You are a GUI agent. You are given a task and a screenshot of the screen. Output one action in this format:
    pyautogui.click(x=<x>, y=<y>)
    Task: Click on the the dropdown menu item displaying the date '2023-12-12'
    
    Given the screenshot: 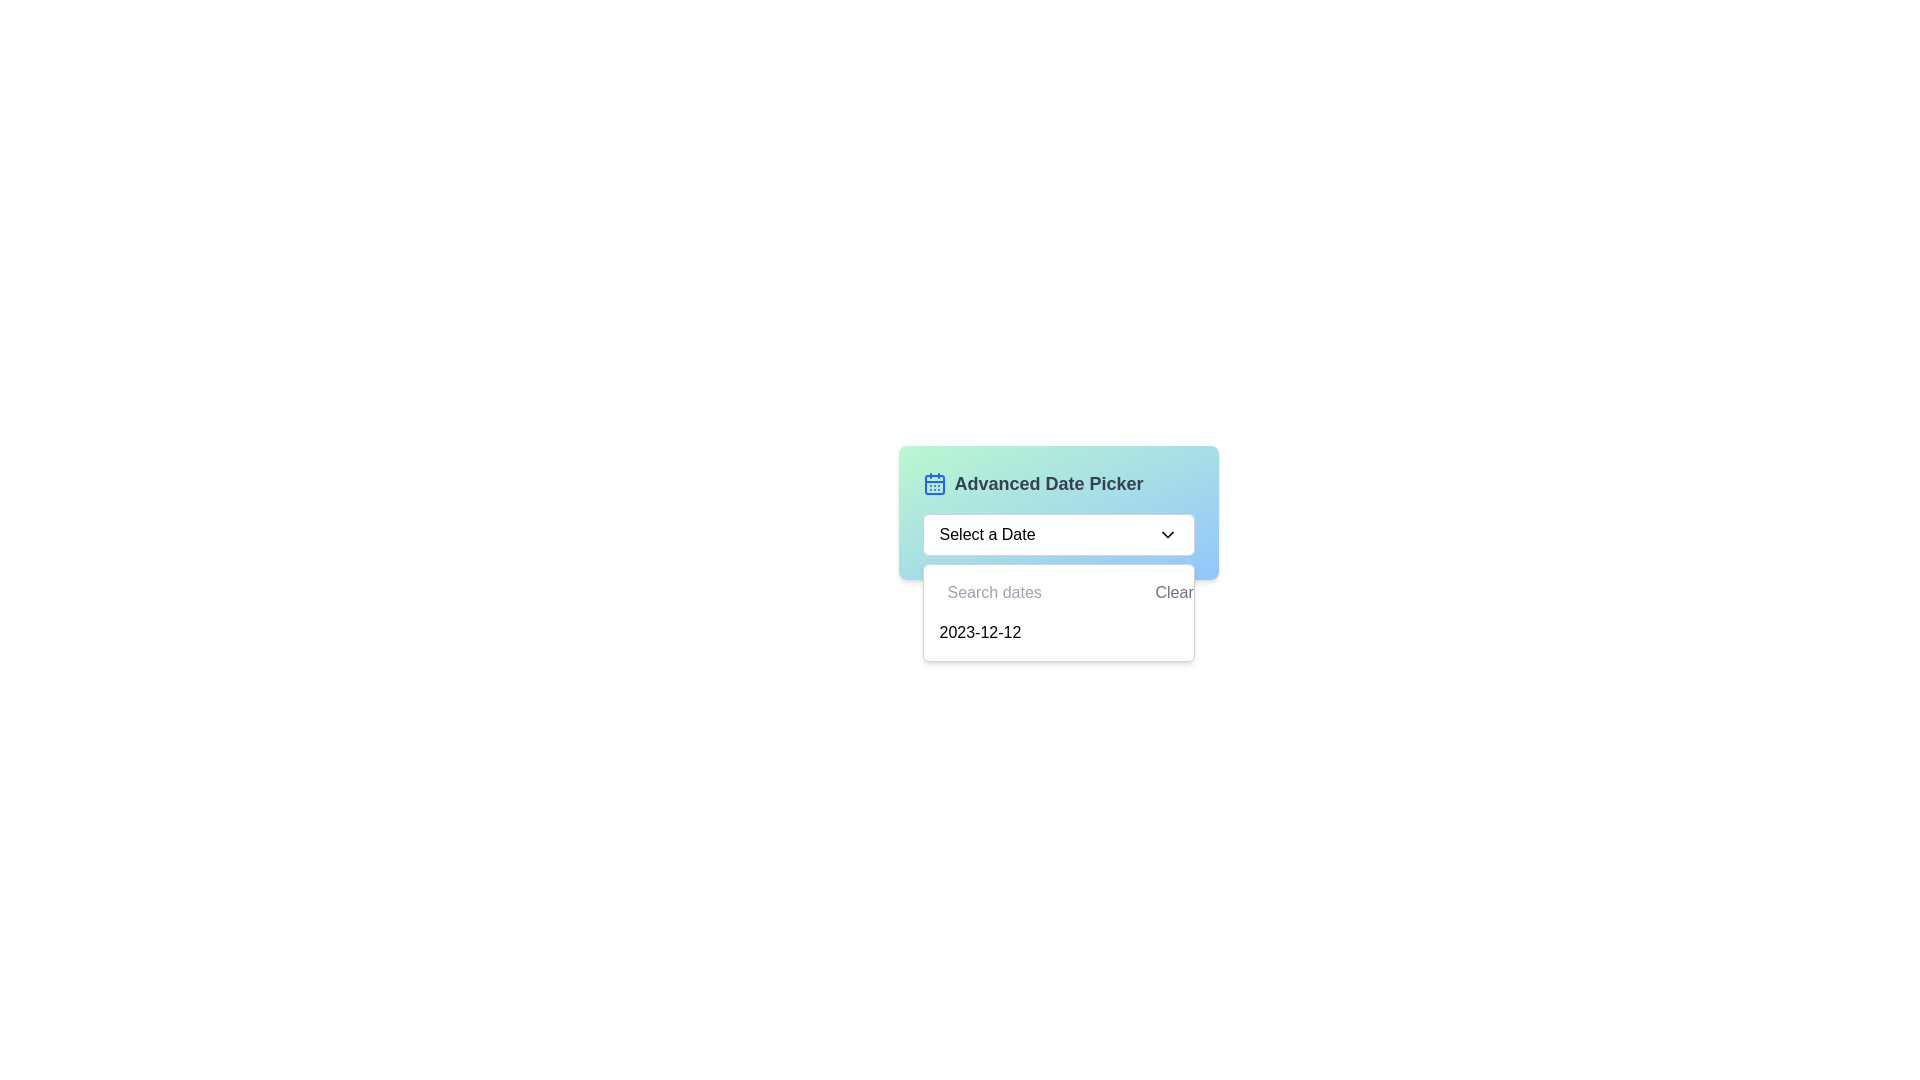 What is the action you would take?
    pyautogui.click(x=1057, y=632)
    